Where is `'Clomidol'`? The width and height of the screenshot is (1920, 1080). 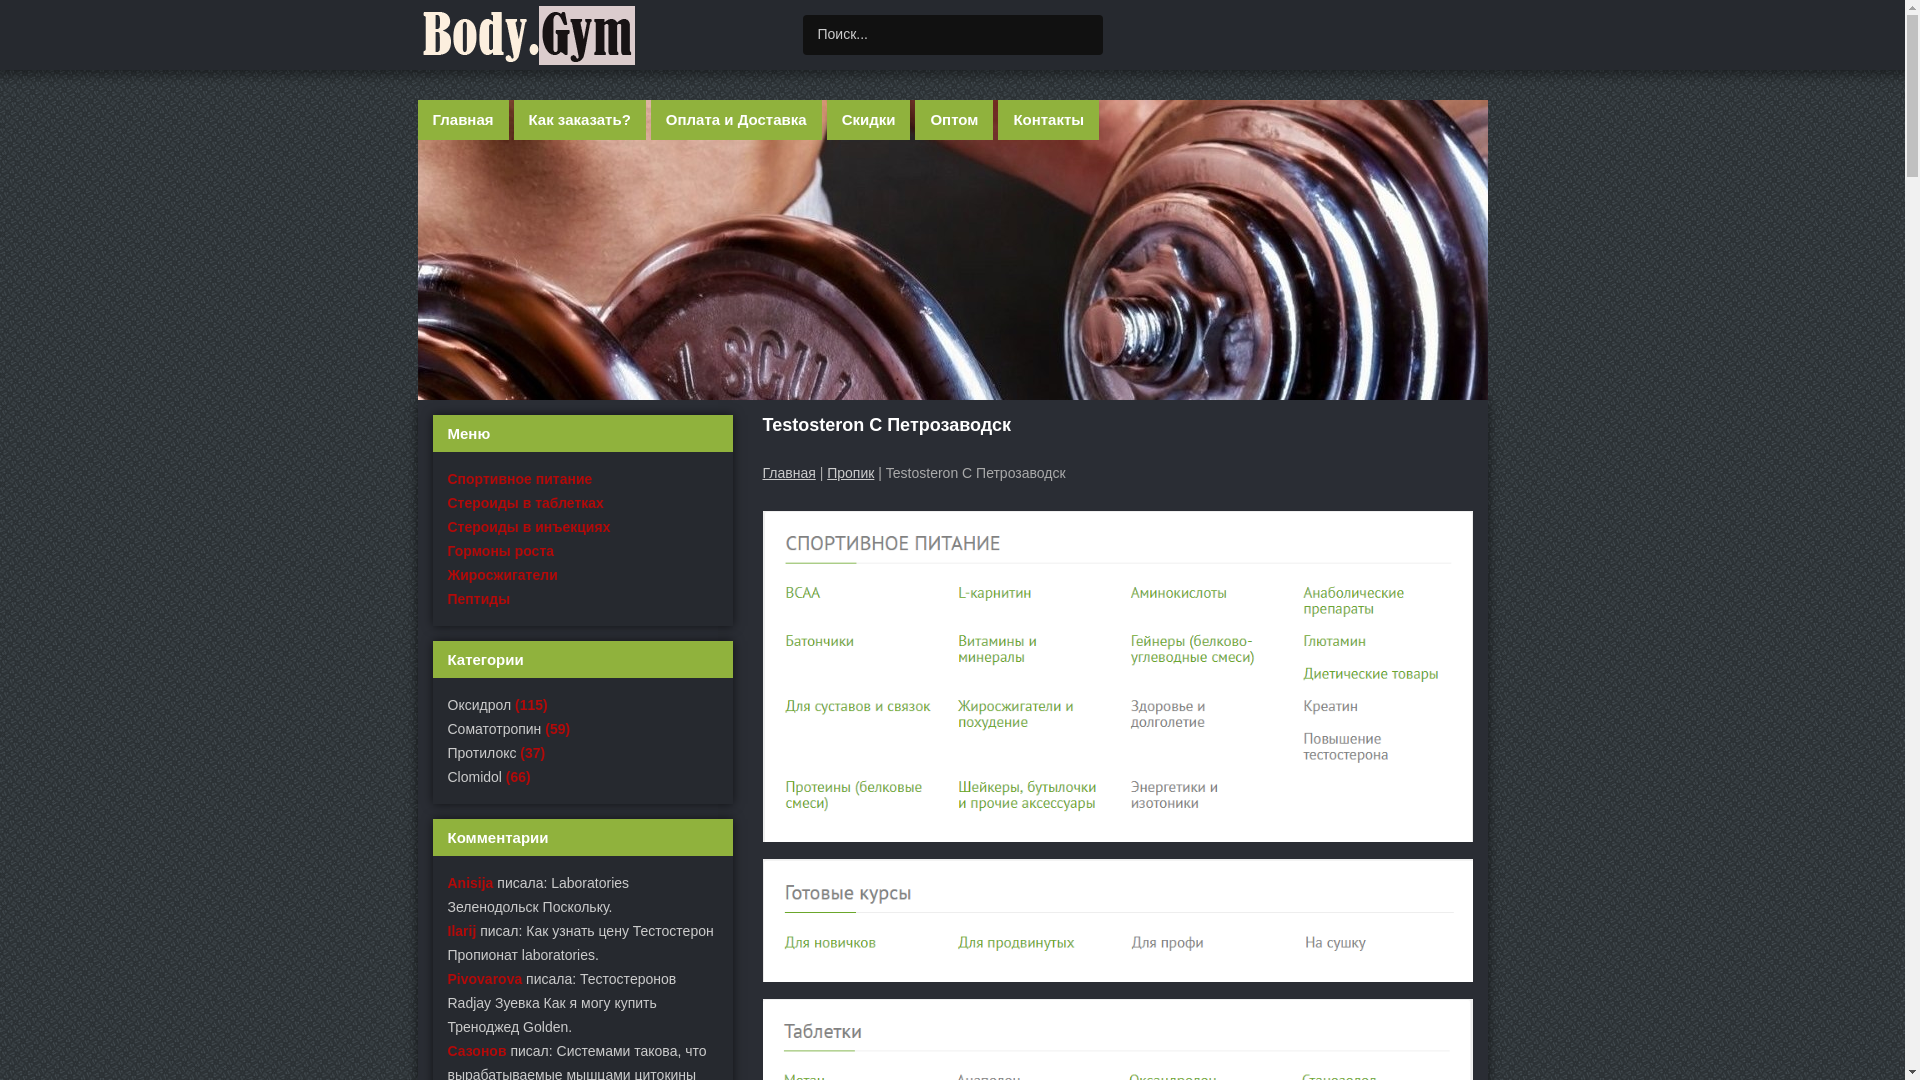
'Clomidol' is located at coordinates (474, 775).